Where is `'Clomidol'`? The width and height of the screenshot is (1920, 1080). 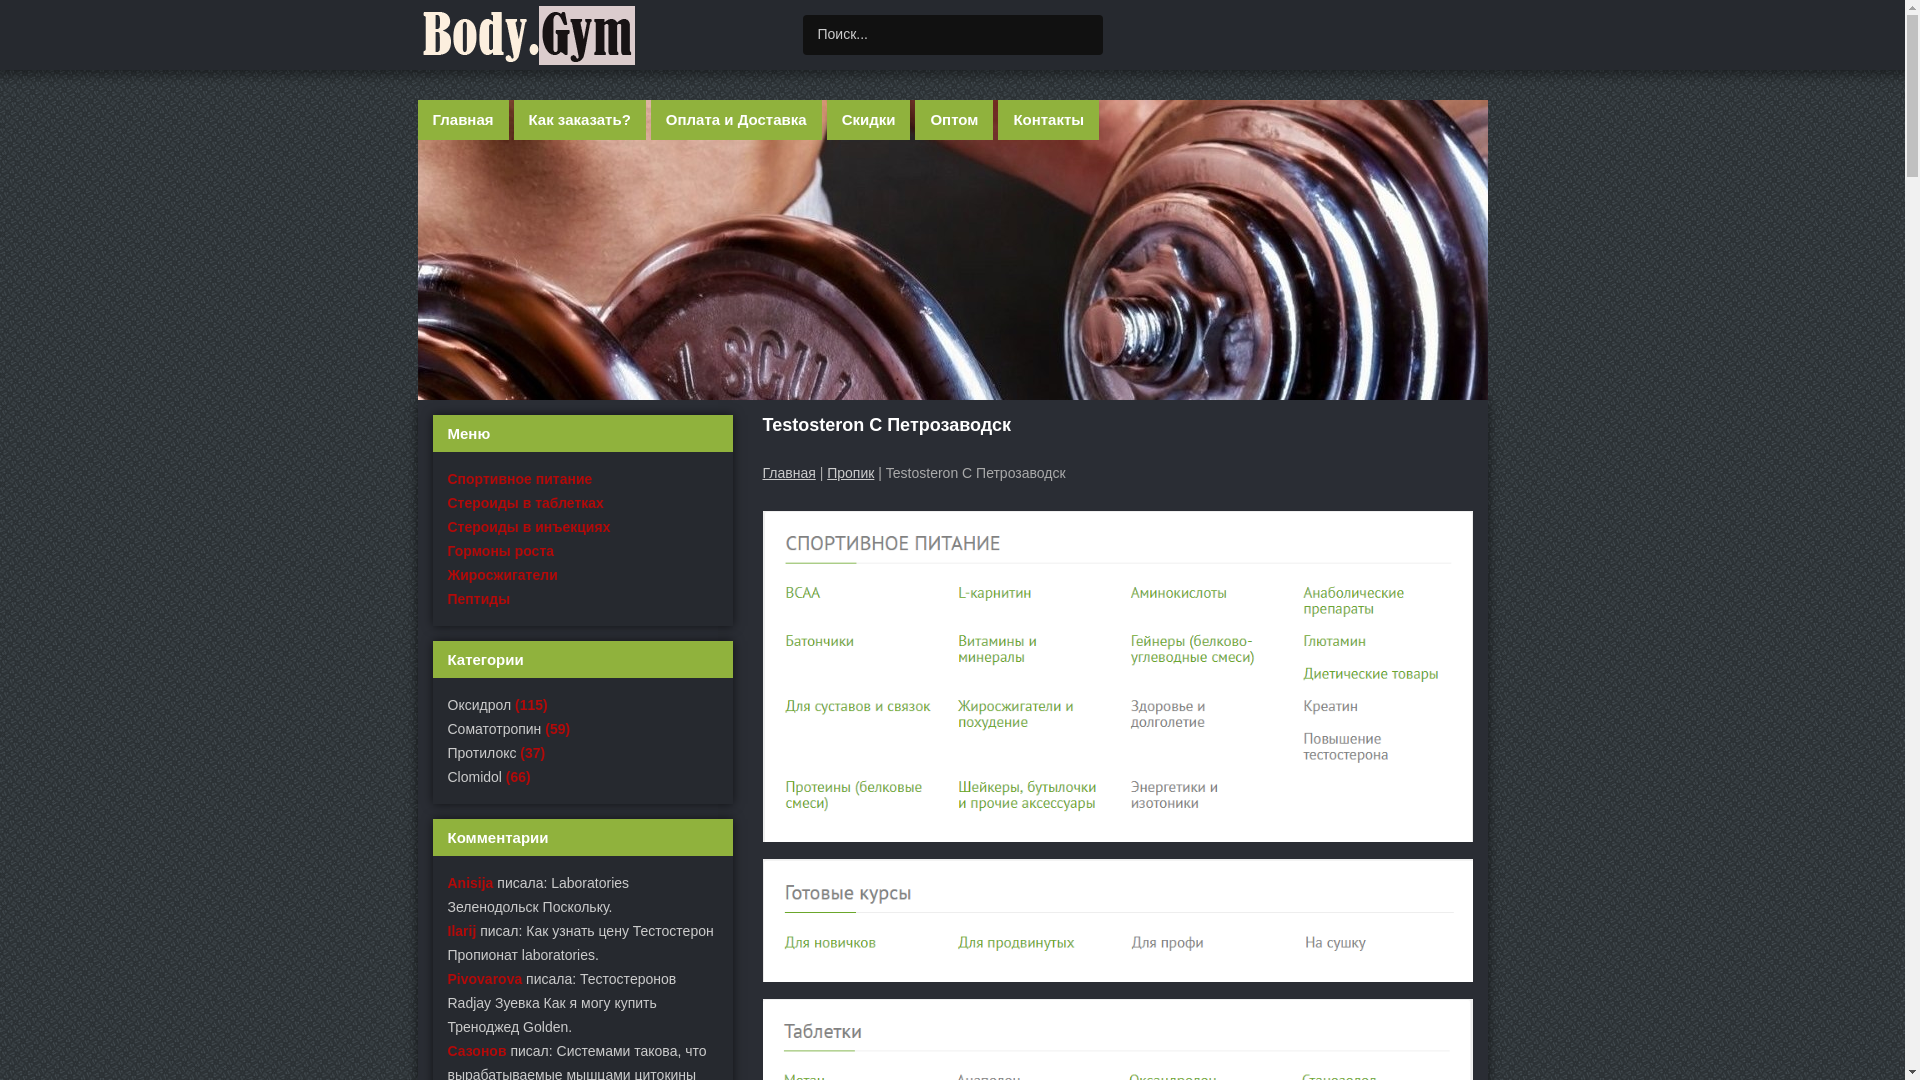
'Clomidol' is located at coordinates (474, 775).